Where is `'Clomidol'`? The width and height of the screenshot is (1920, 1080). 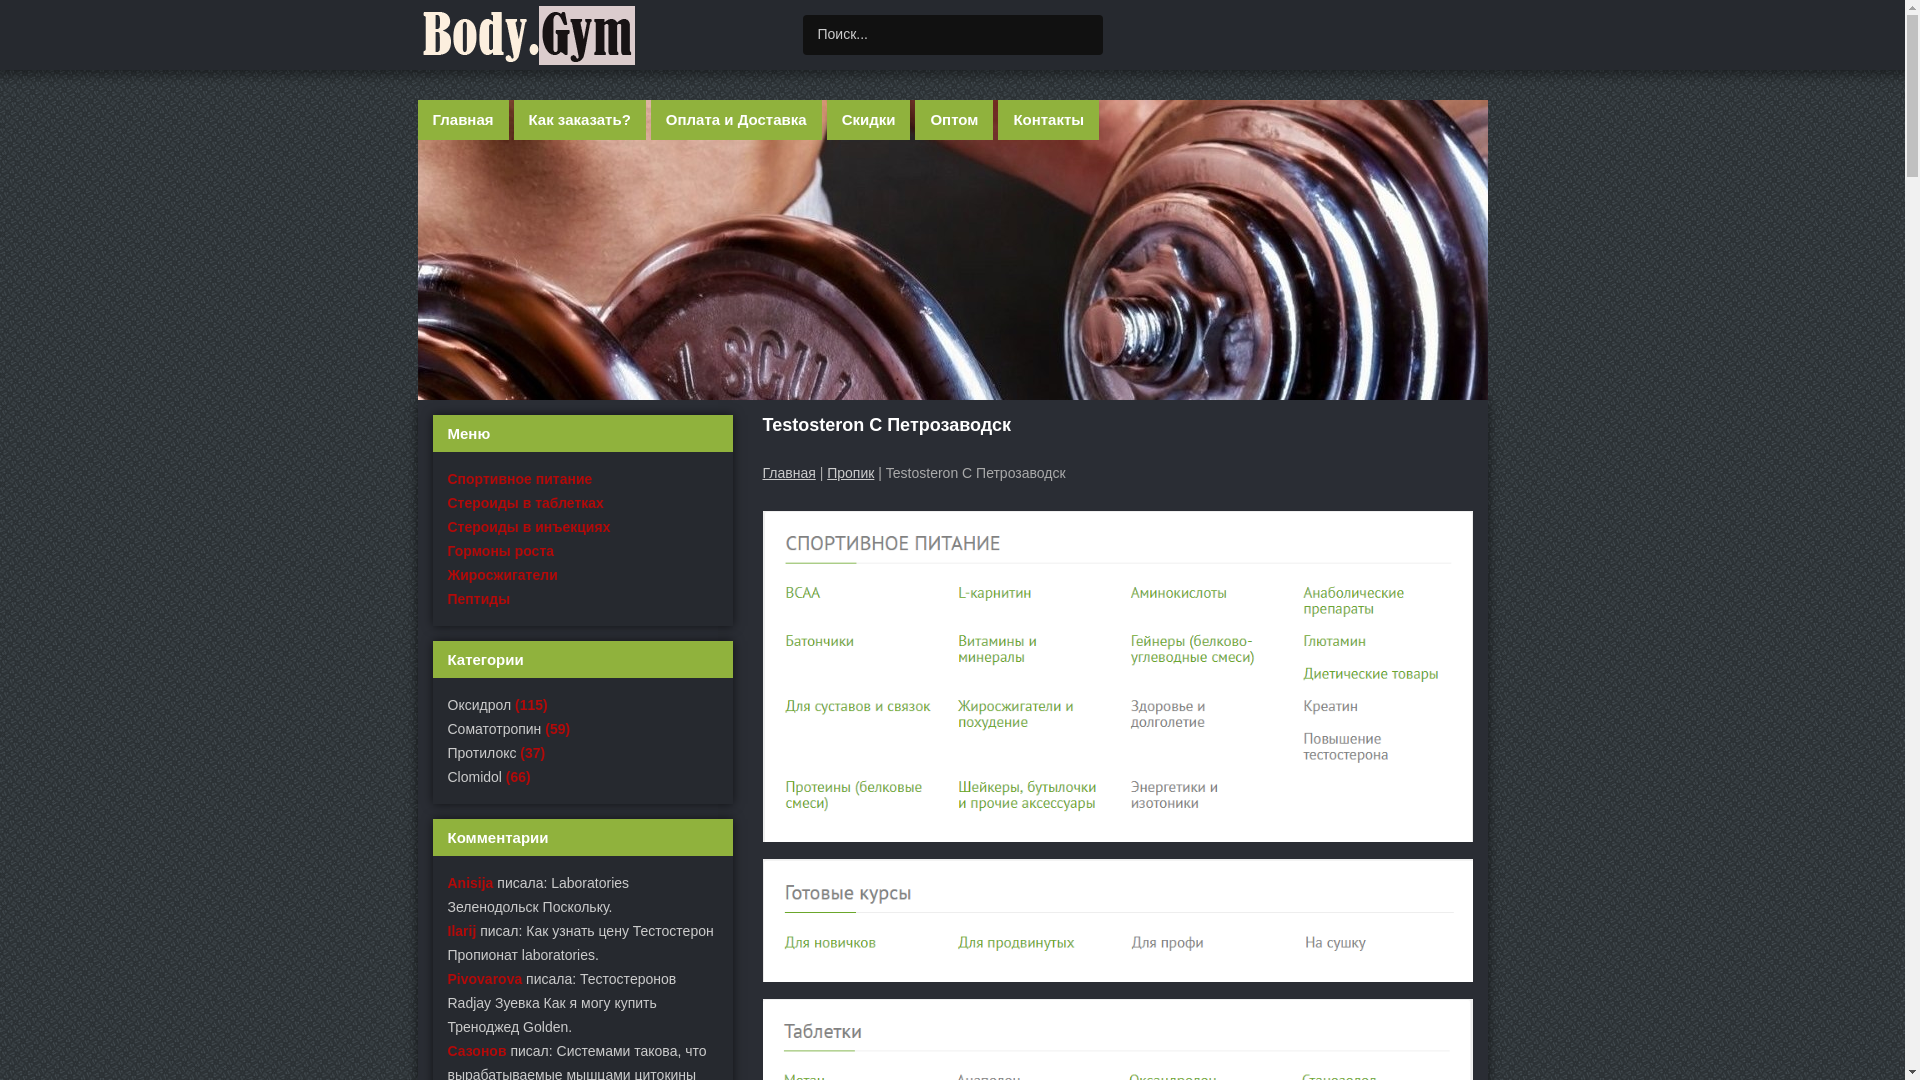
'Clomidol' is located at coordinates (474, 775).